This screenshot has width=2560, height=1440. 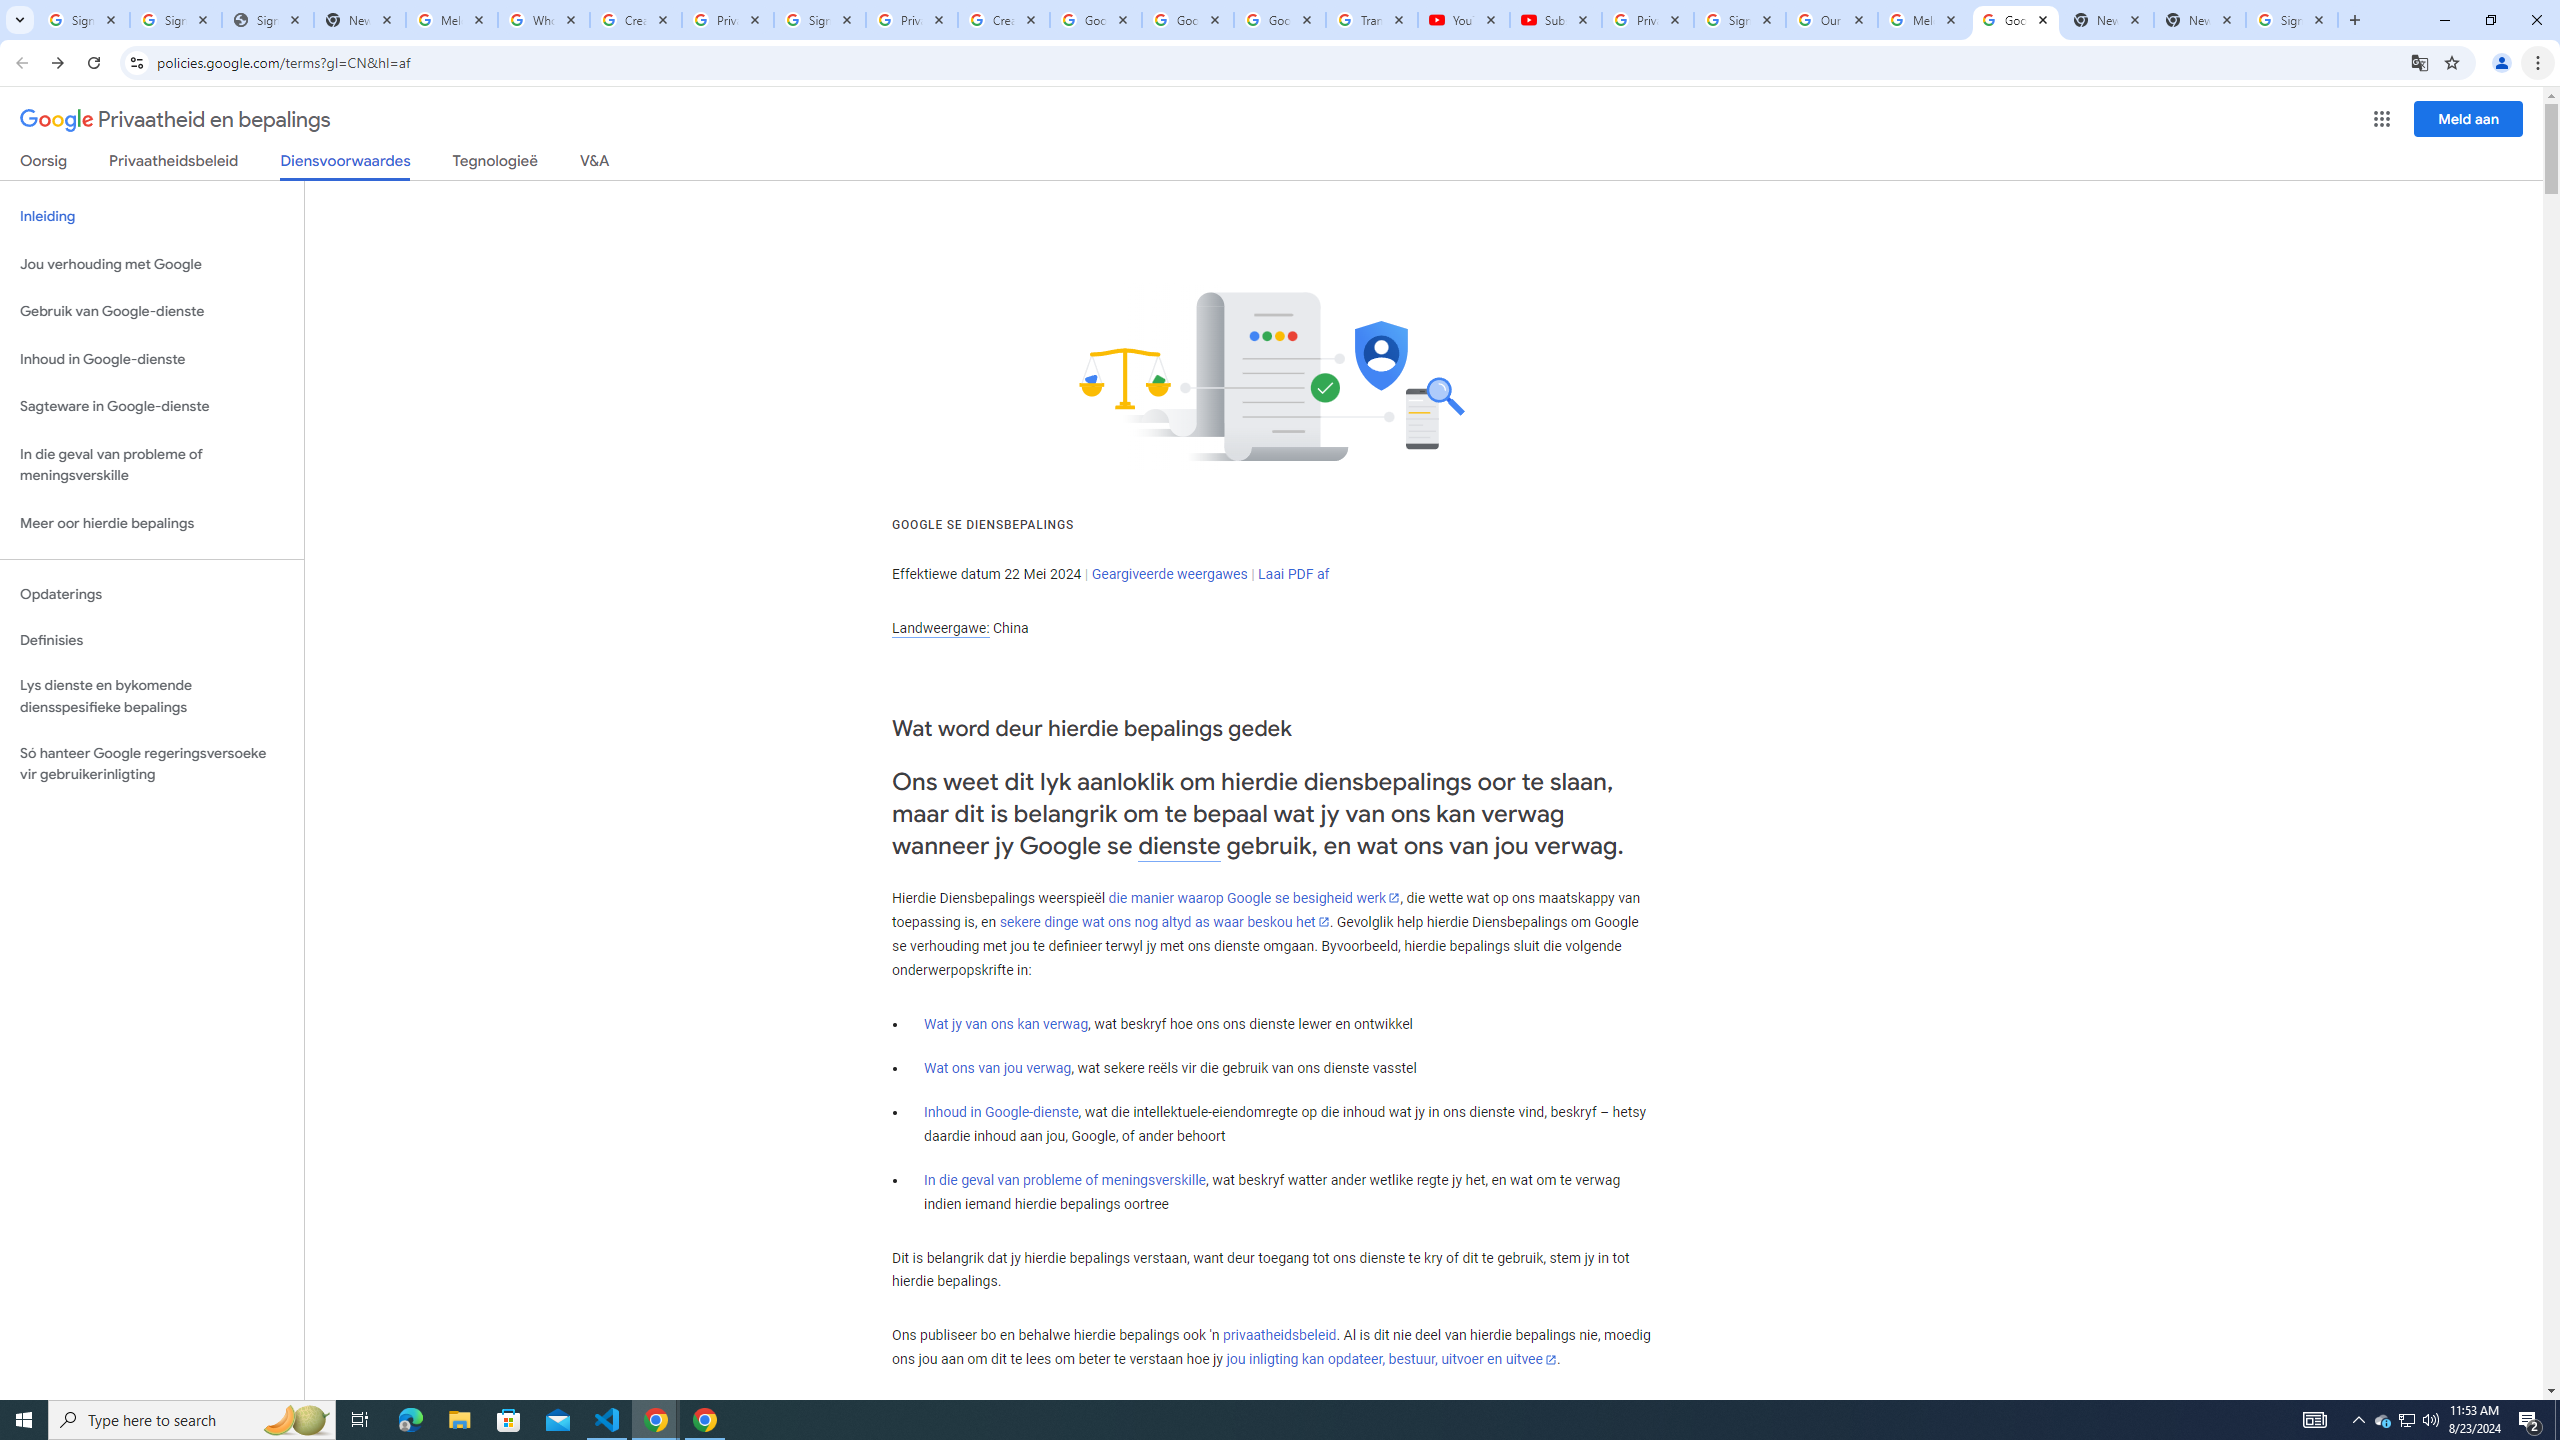 What do you see at coordinates (1003, 19) in the screenshot?
I see `'Create your Google Account'` at bounding box center [1003, 19].